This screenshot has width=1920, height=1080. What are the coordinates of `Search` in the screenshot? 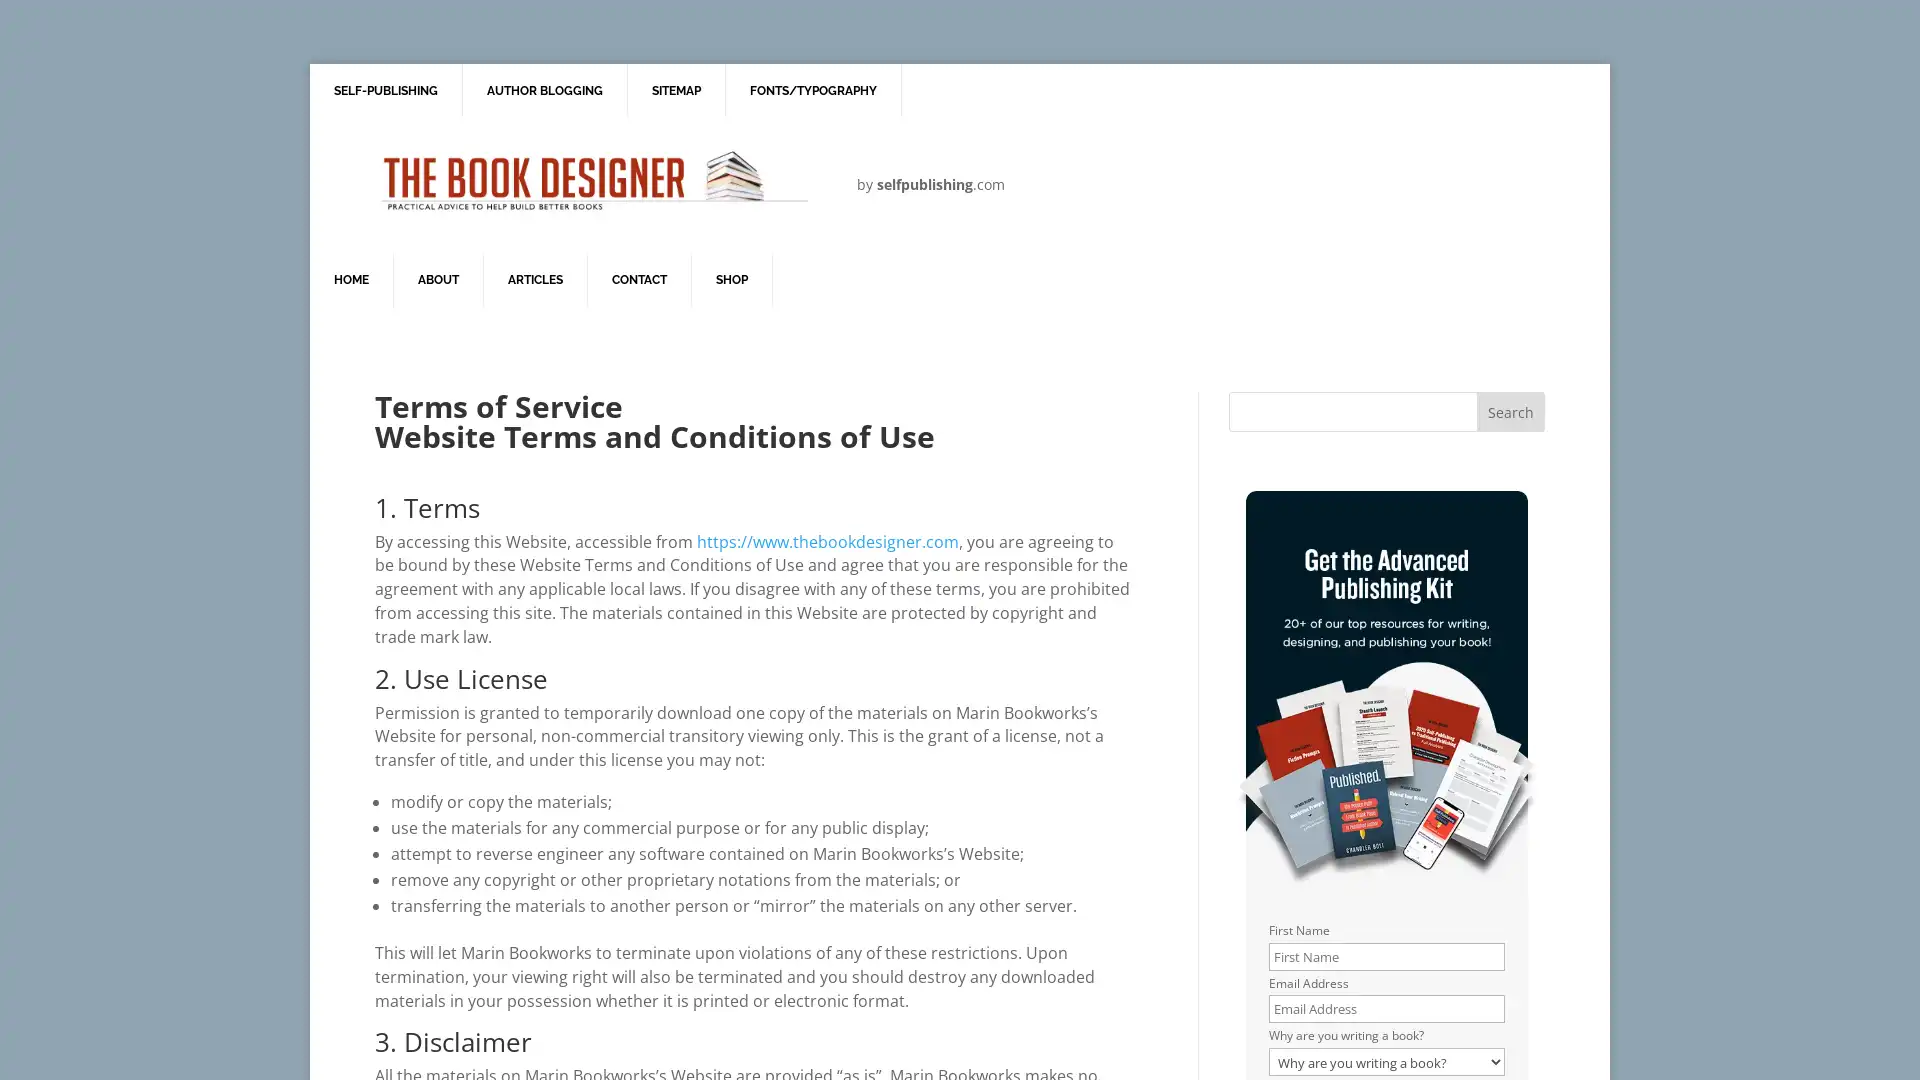 It's located at (1510, 411).